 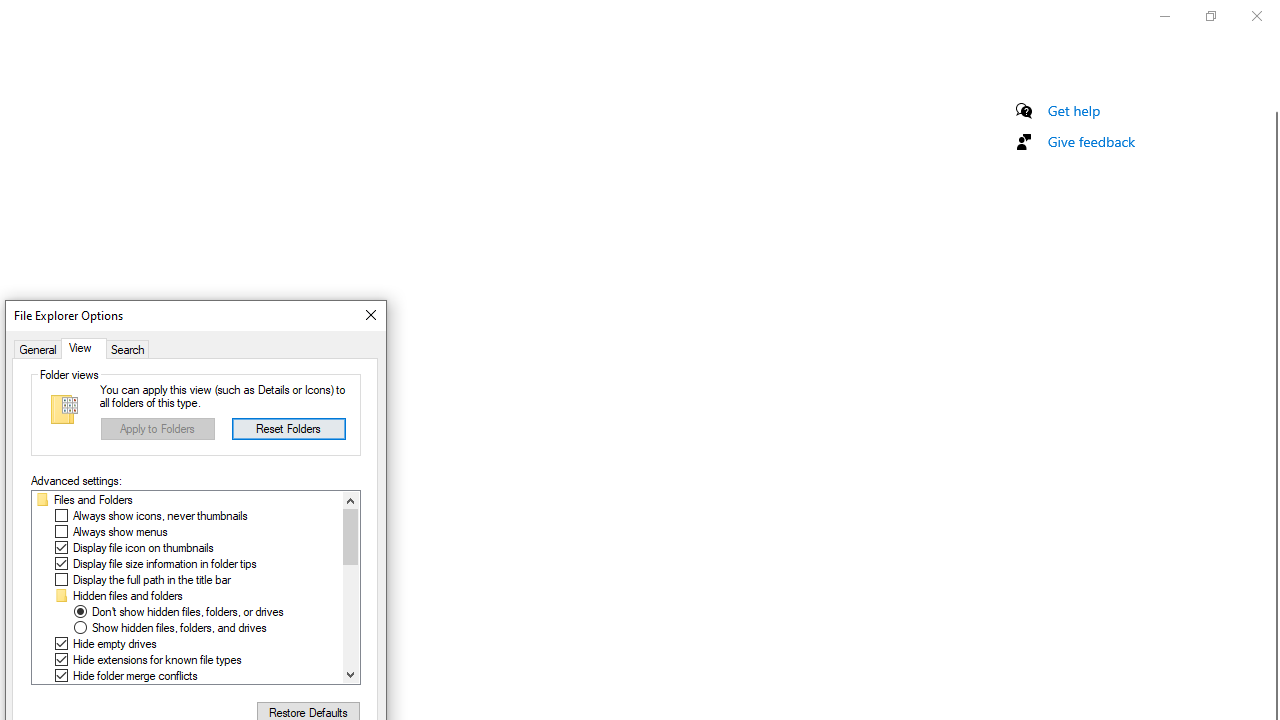 I want to click on 'Always show menus', so click(x=119, y=531).